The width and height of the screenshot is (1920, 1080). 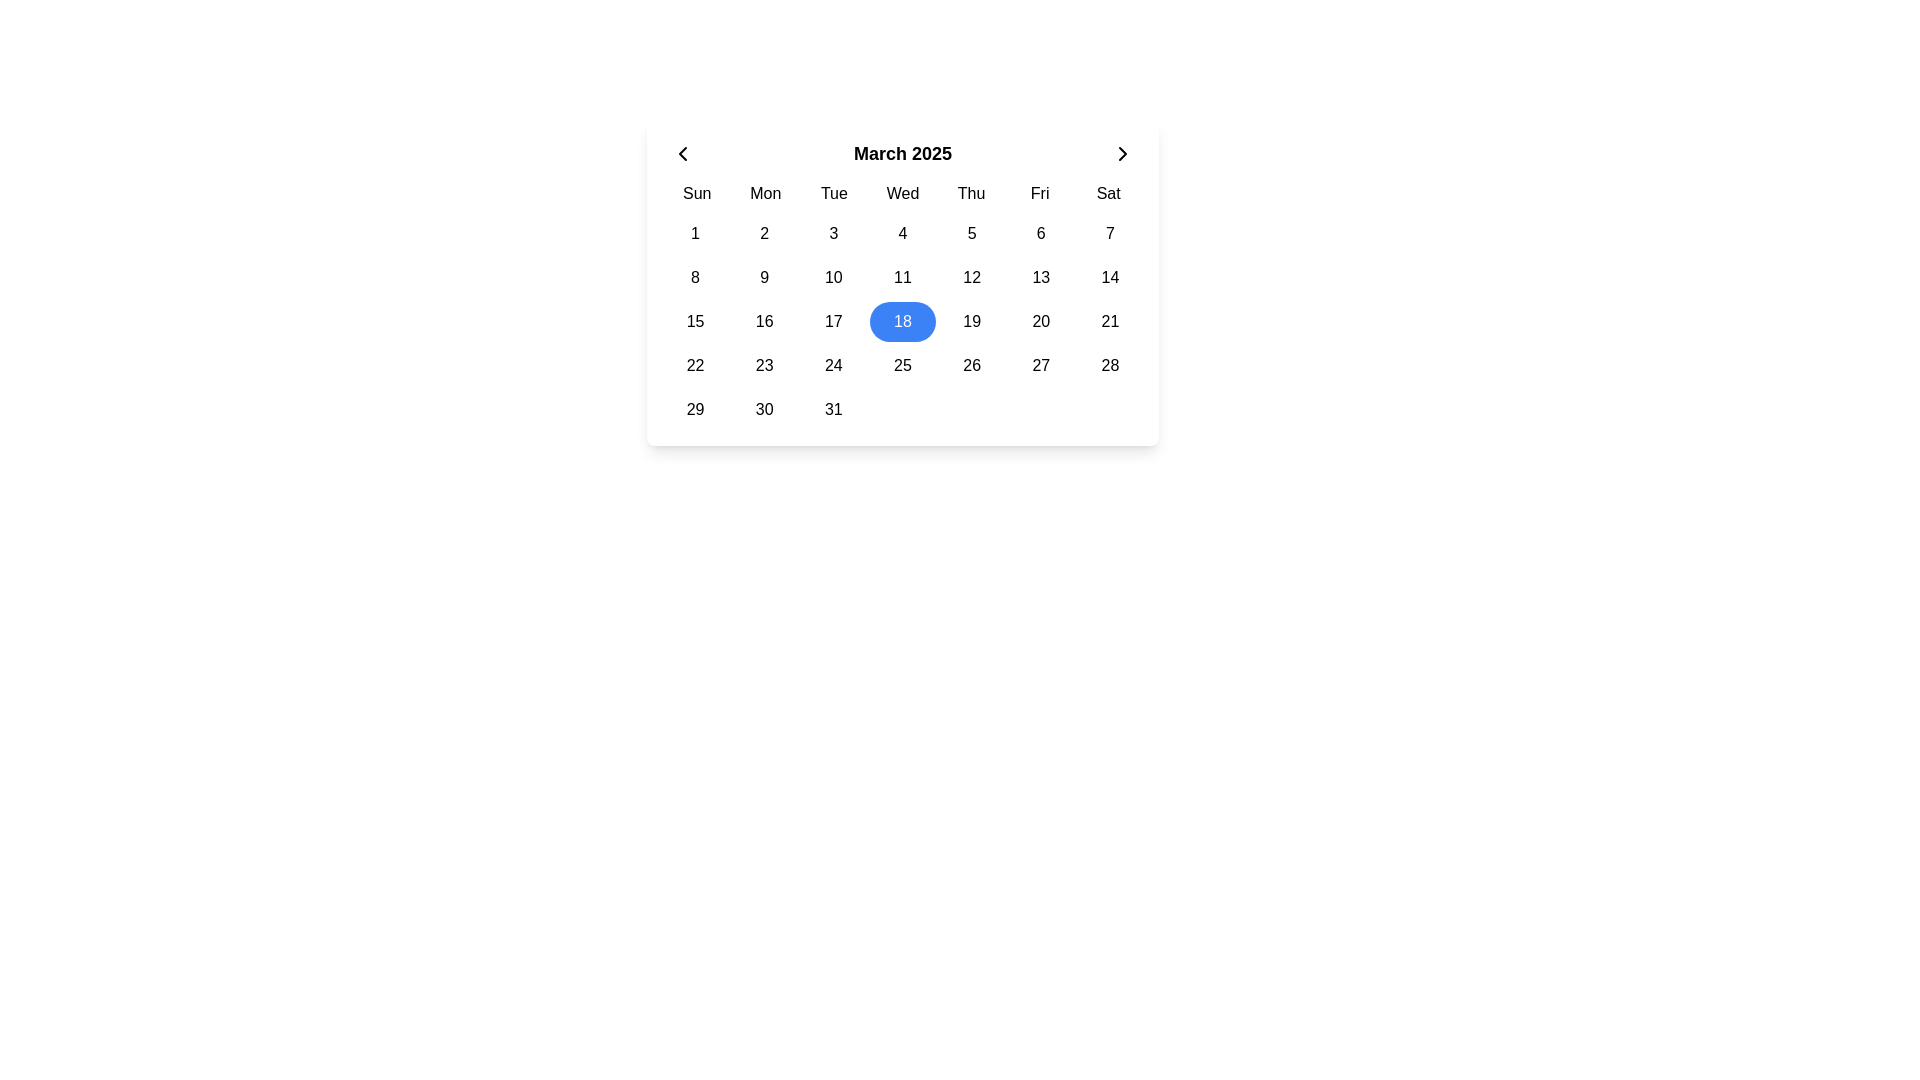 I want to click on on the button displaying '28' in the Saturday column of the calendar interface, so click(x=1108, y=366).